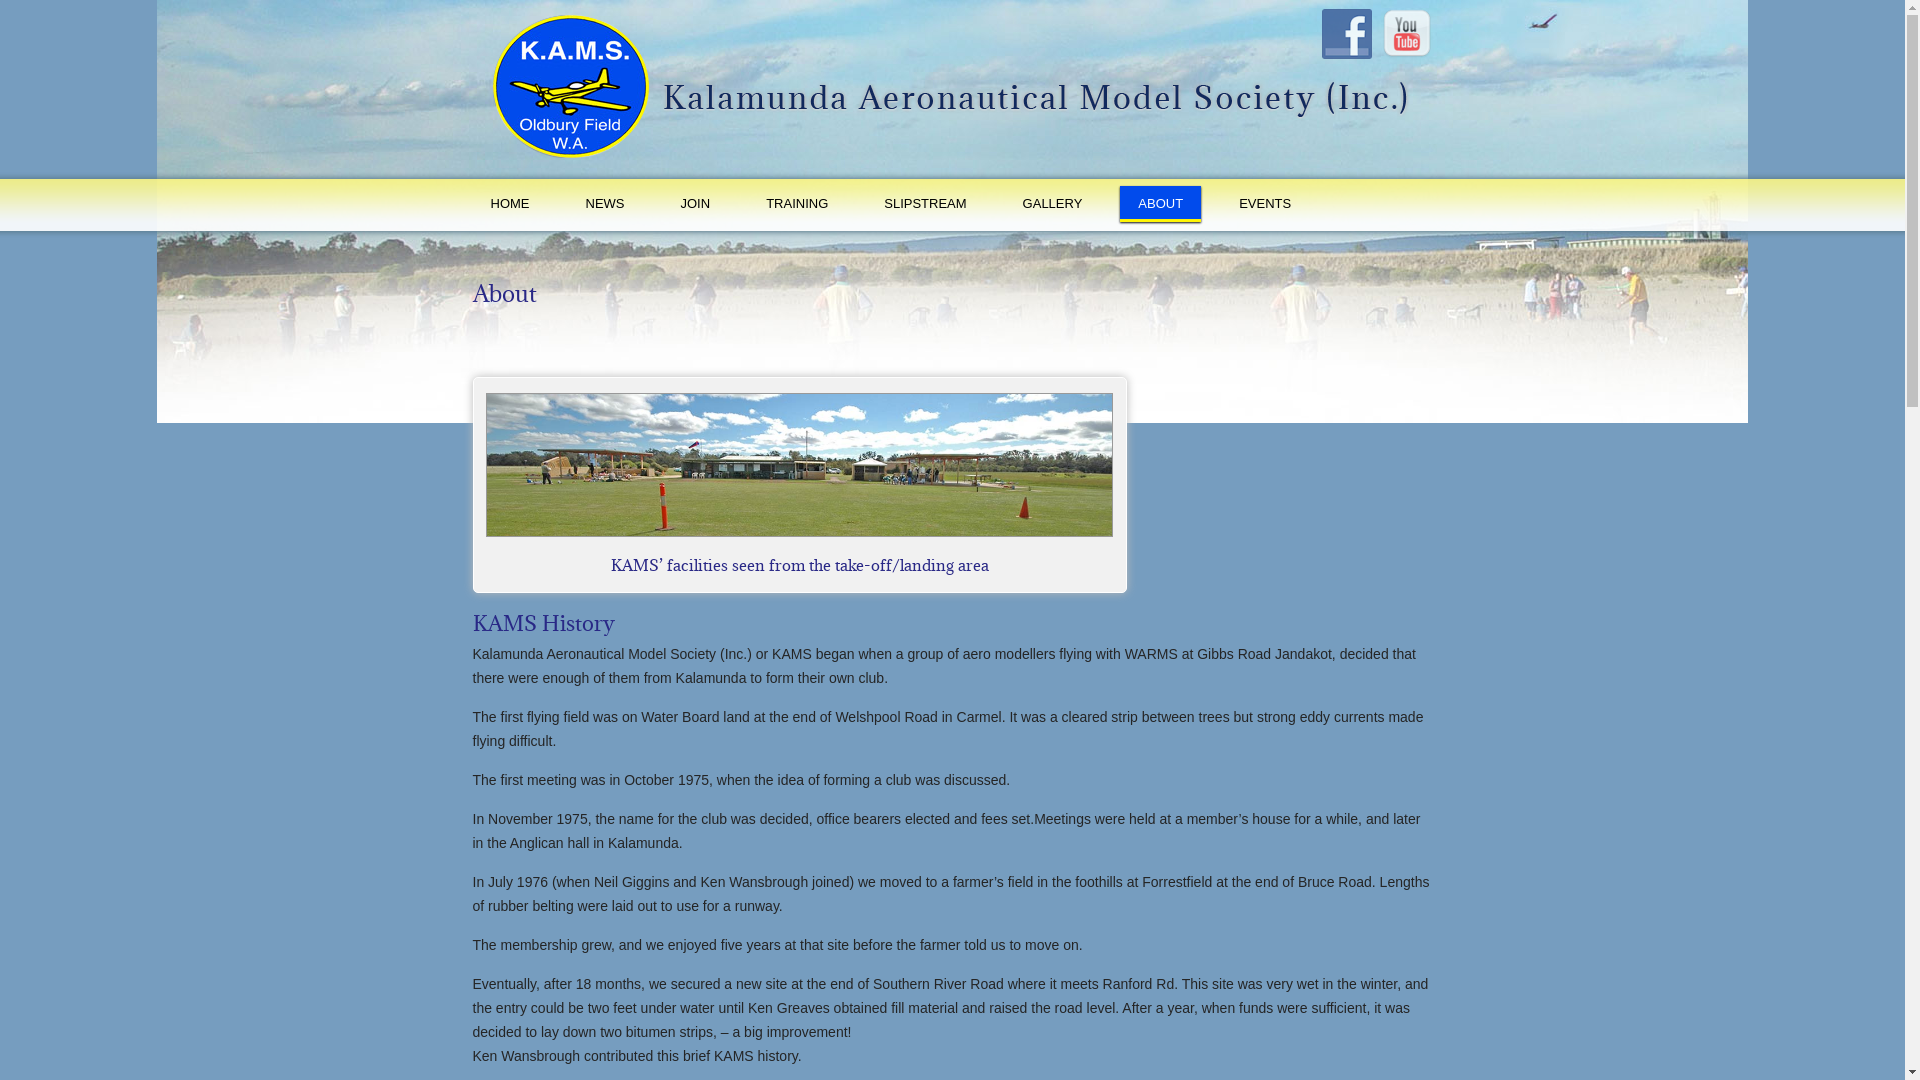 This screenshot has height=1080, width=1920. I want to click on 'JOIN', so click(695, 204).